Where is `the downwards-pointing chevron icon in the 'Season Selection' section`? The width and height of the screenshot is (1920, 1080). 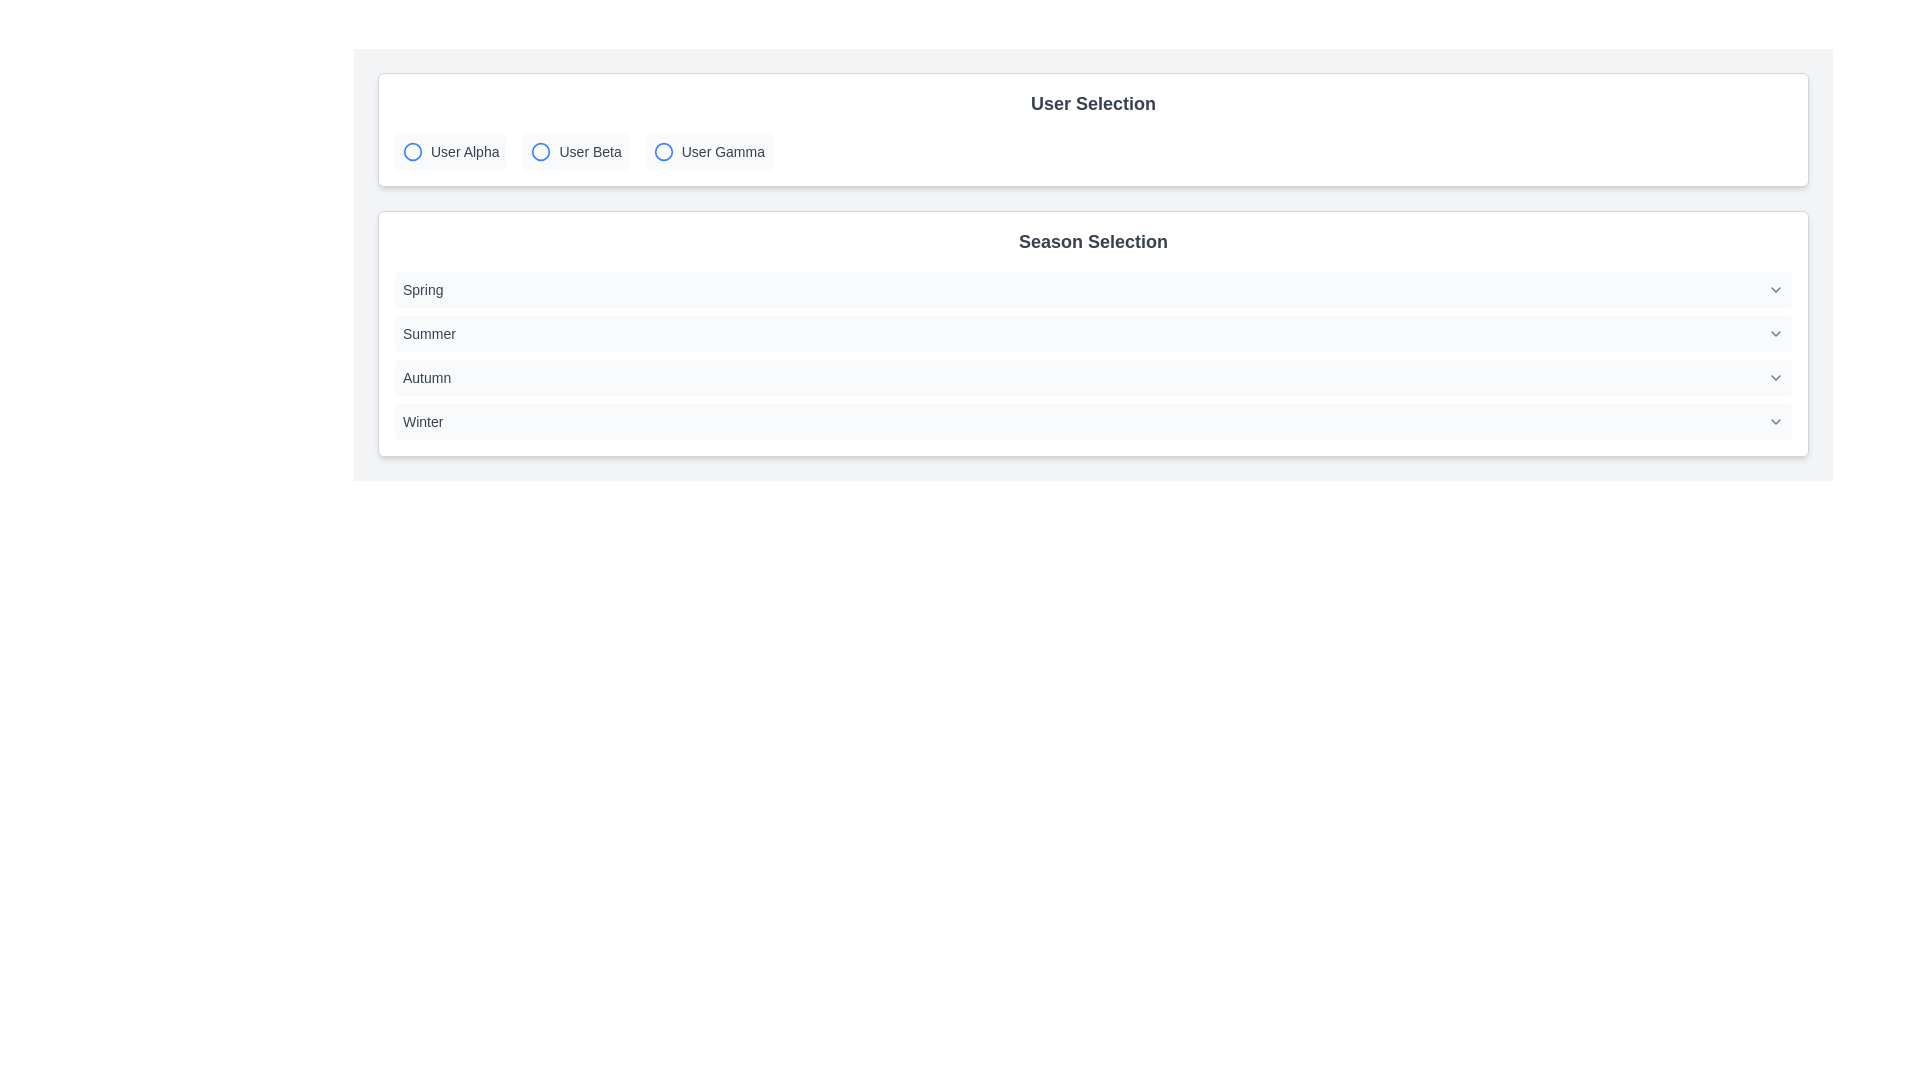
the downwards-pointing chevron icon in the 'Season Selection' section is located at coordinates (1776, 333).